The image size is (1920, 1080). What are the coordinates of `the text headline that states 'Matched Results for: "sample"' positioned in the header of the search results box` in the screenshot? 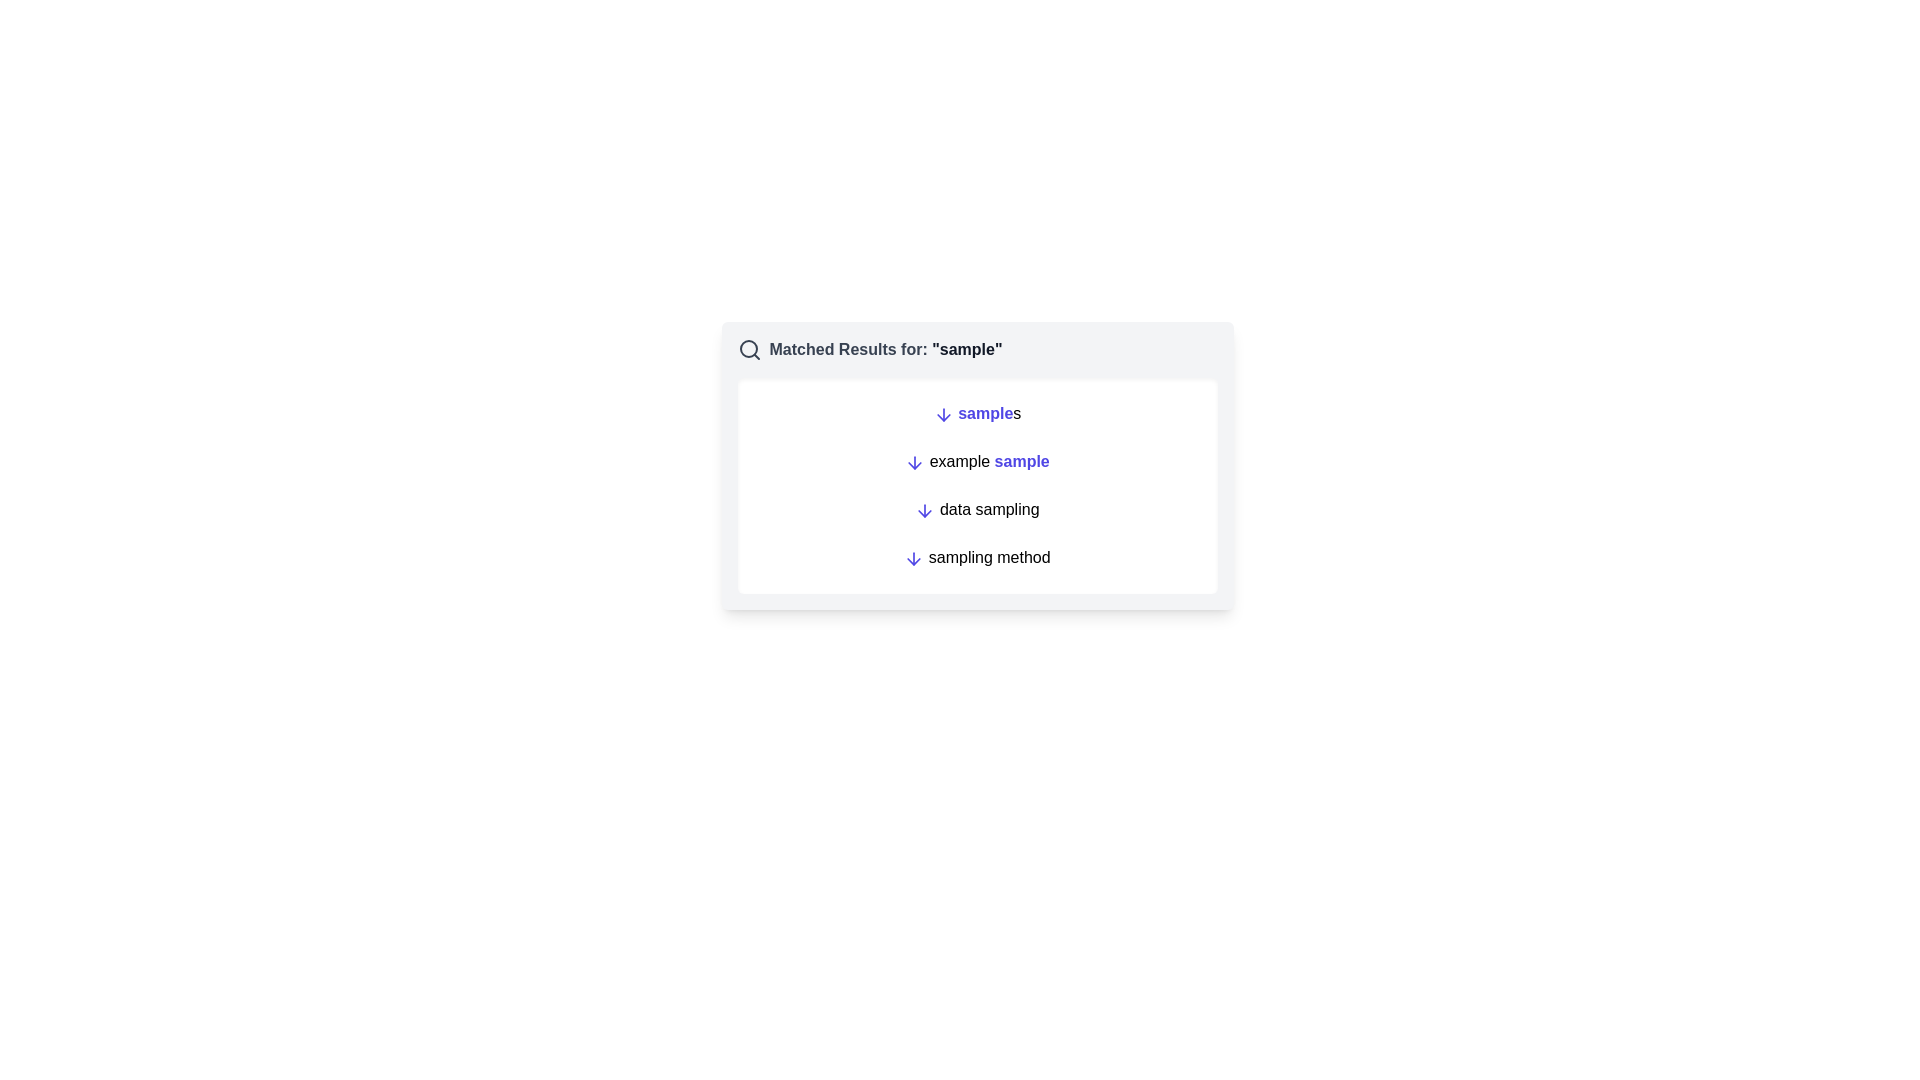 It's located at (885, 349).